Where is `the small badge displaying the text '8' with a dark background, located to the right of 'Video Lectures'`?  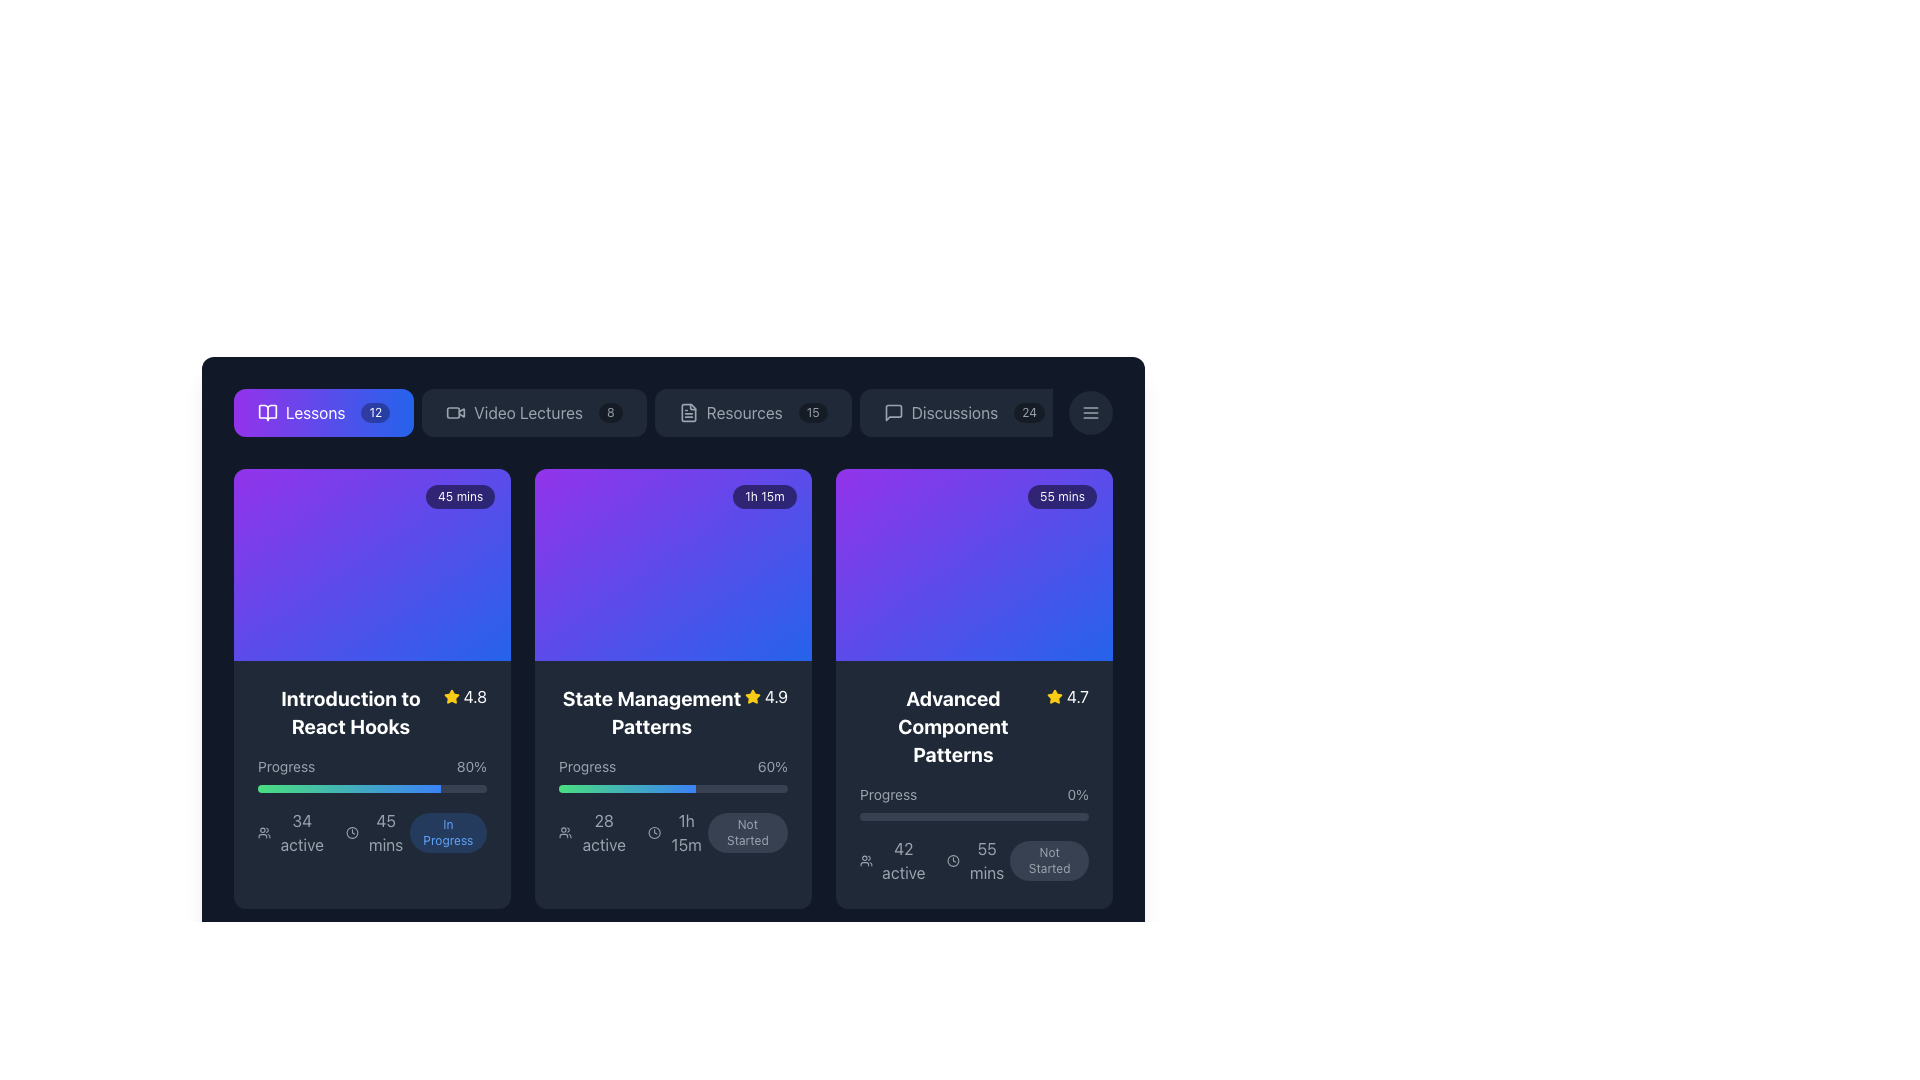 the small badge displaying the text '8' with a dark background, located to the right of 'Video Lectures' is located at coordinates (609, 411).